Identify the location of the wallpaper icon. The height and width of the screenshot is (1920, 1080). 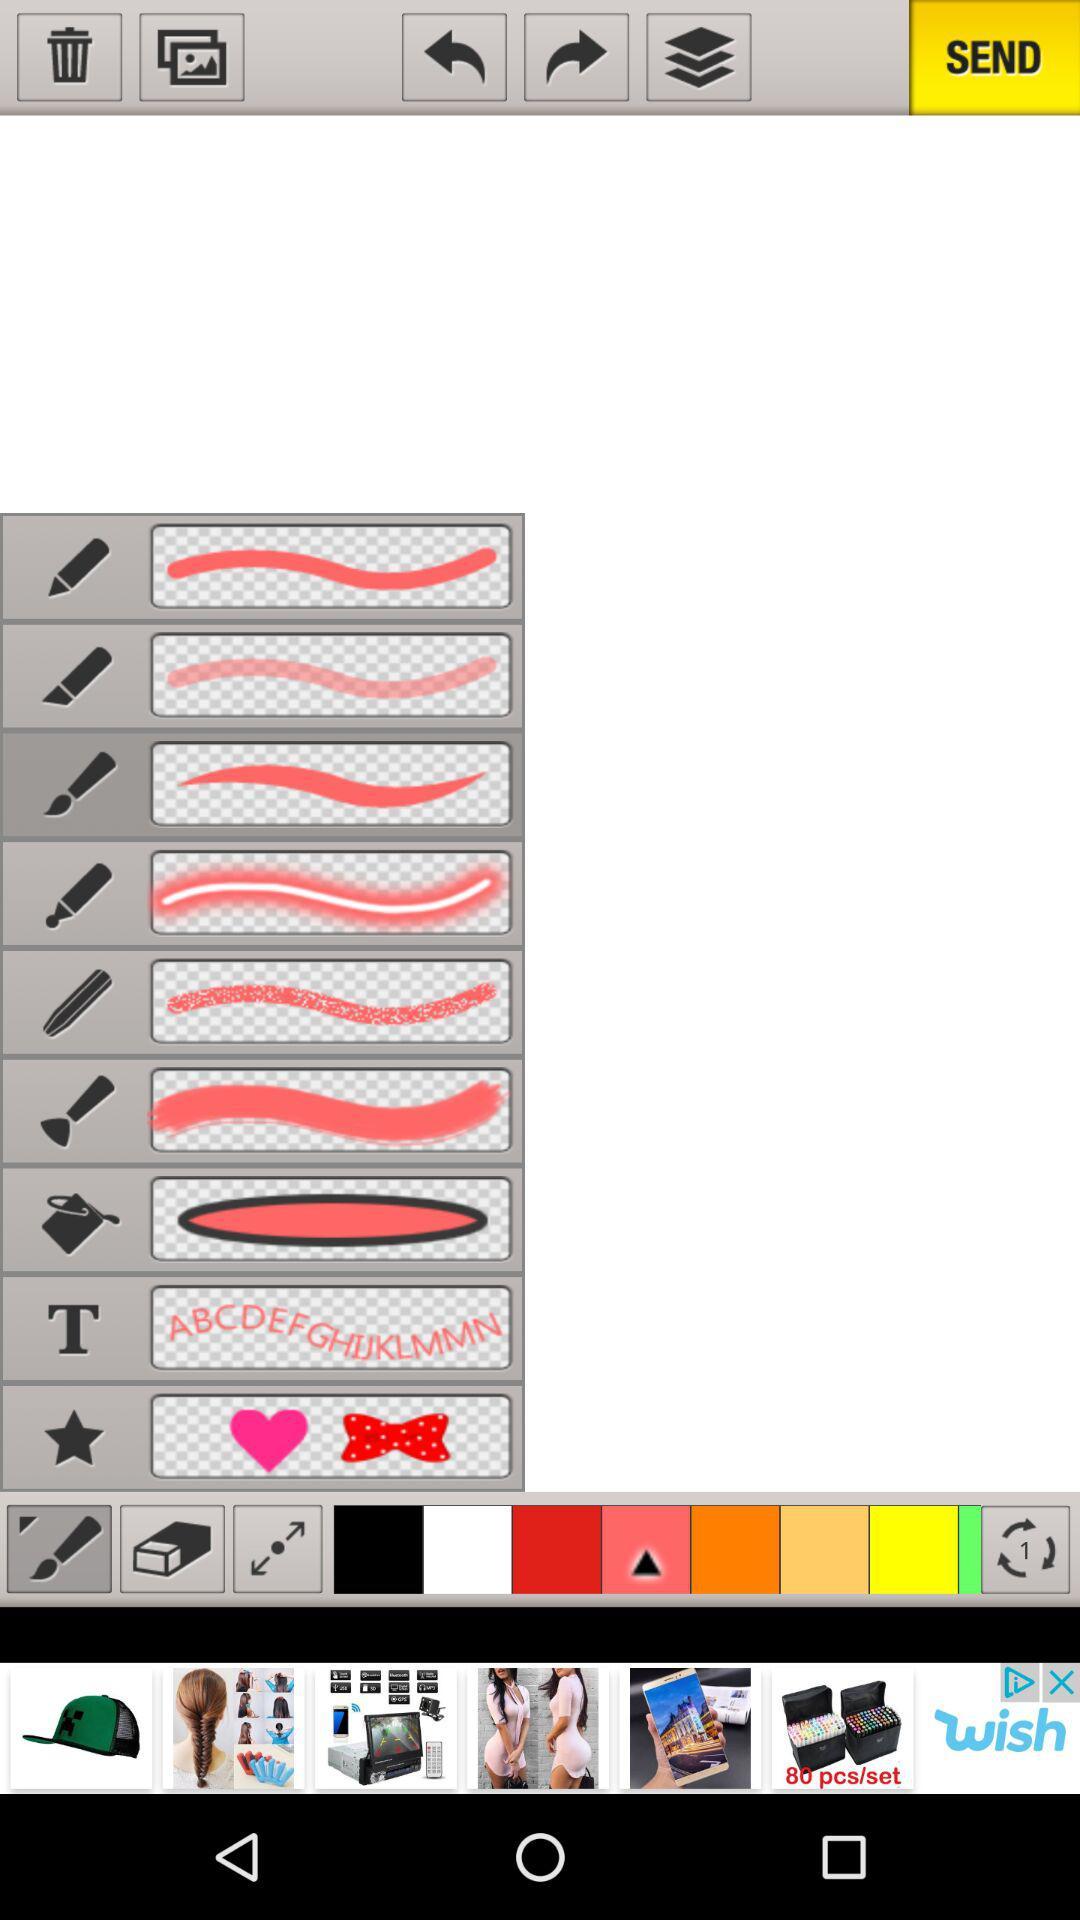
(192, 57).